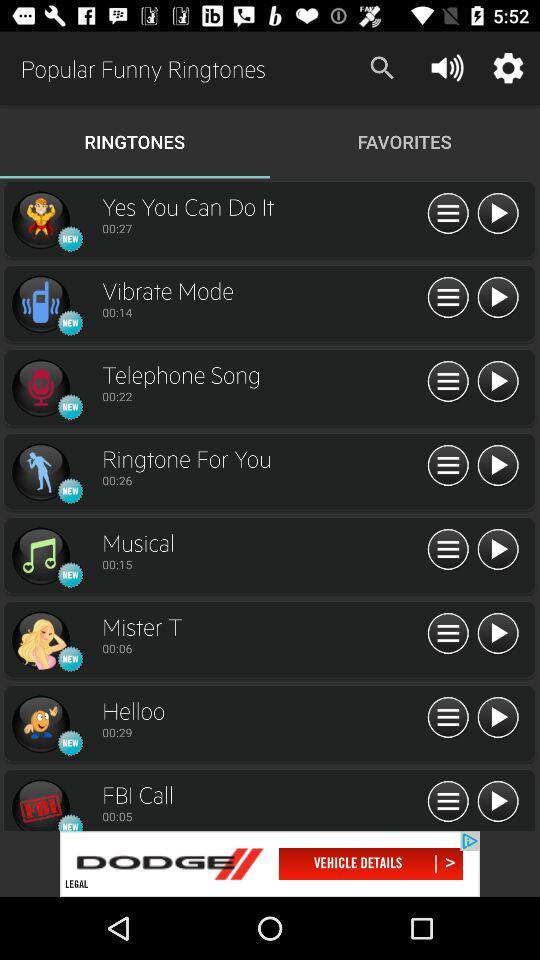 Image resolution: width=540 pixels, height=960 pixels. Describe the element at coordinates (40, 220) in the screenshot. I see `the option` at that location.